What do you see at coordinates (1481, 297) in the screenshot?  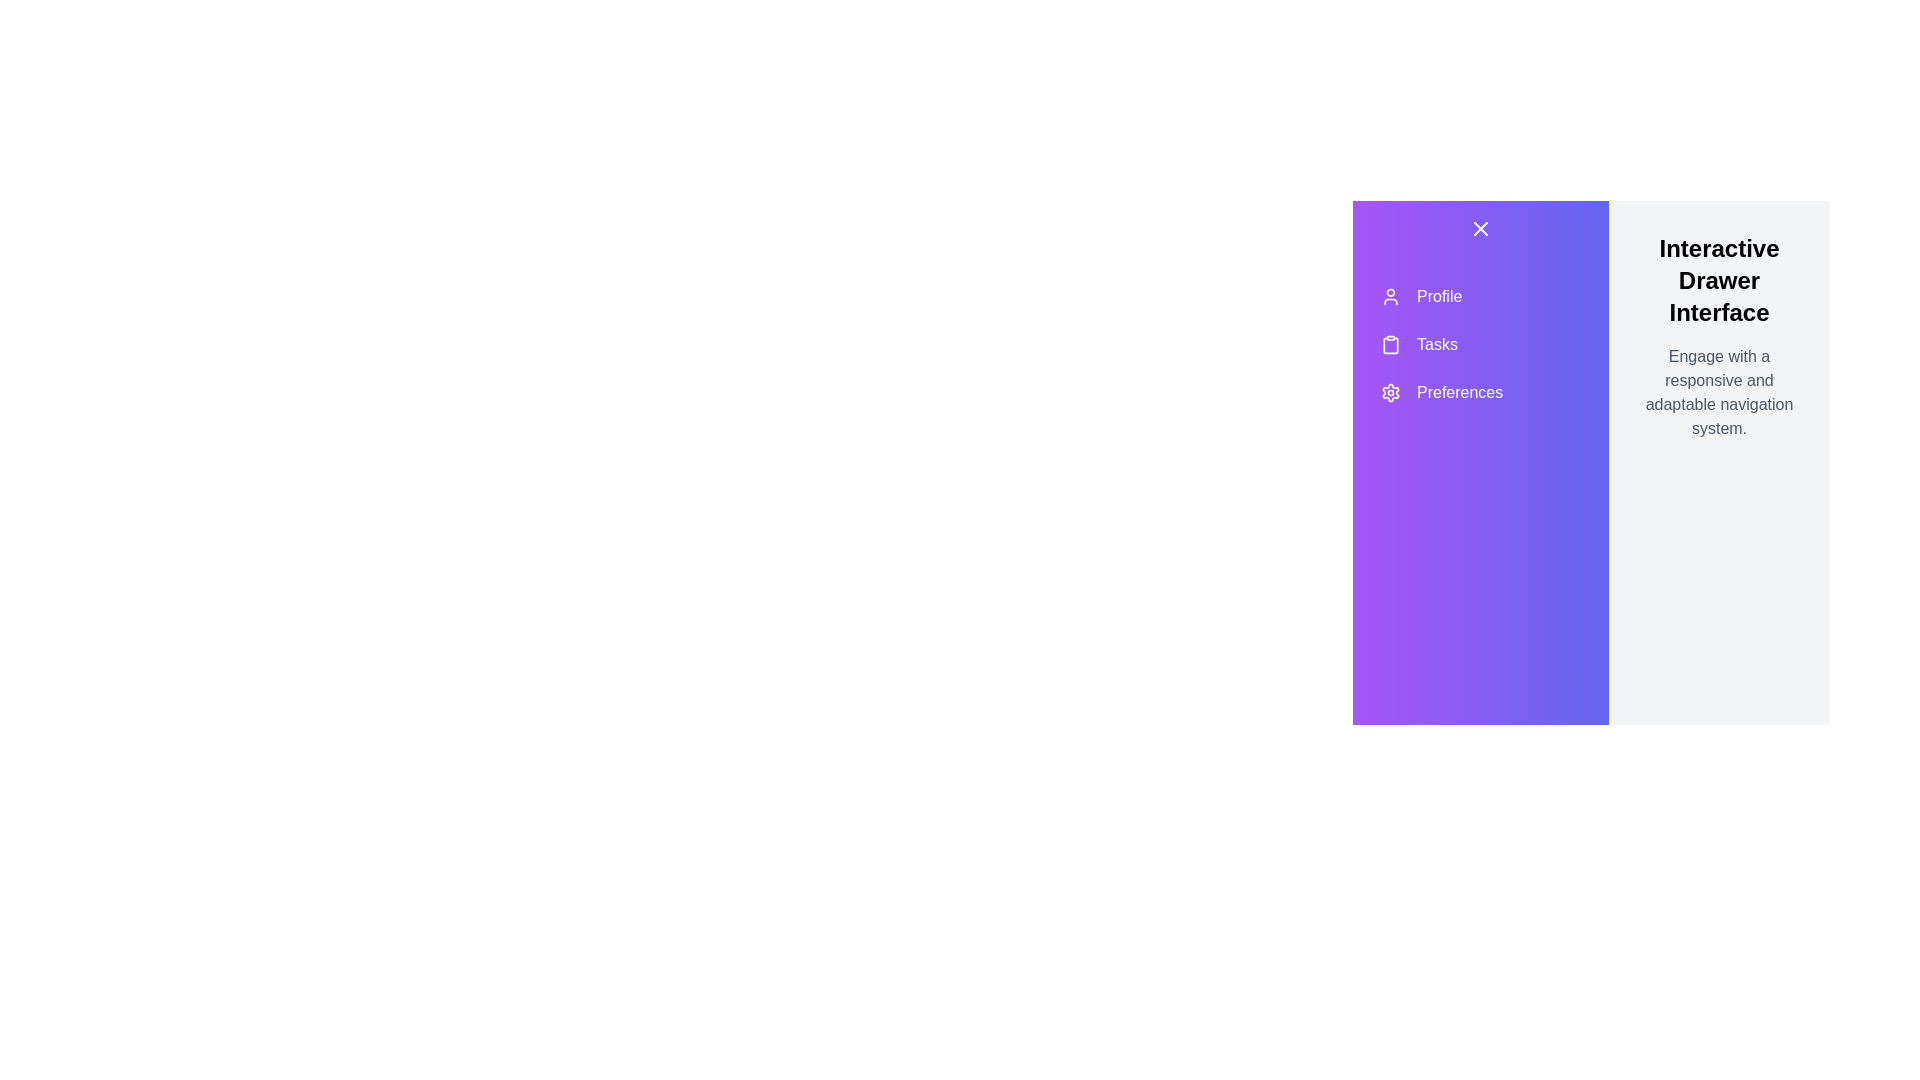 I see `the menu item Profile from the sidebar` at bounding box center [1481, 297].